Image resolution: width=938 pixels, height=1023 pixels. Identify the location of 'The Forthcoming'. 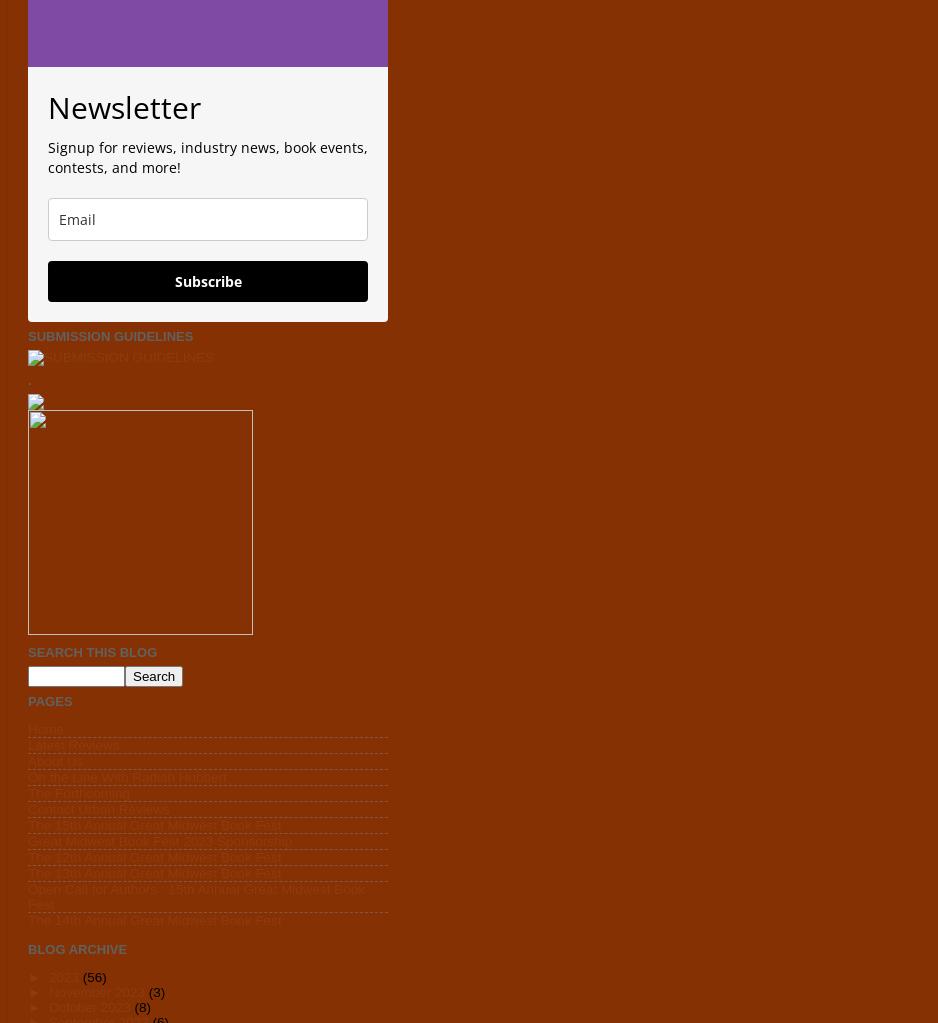
(78, 793).